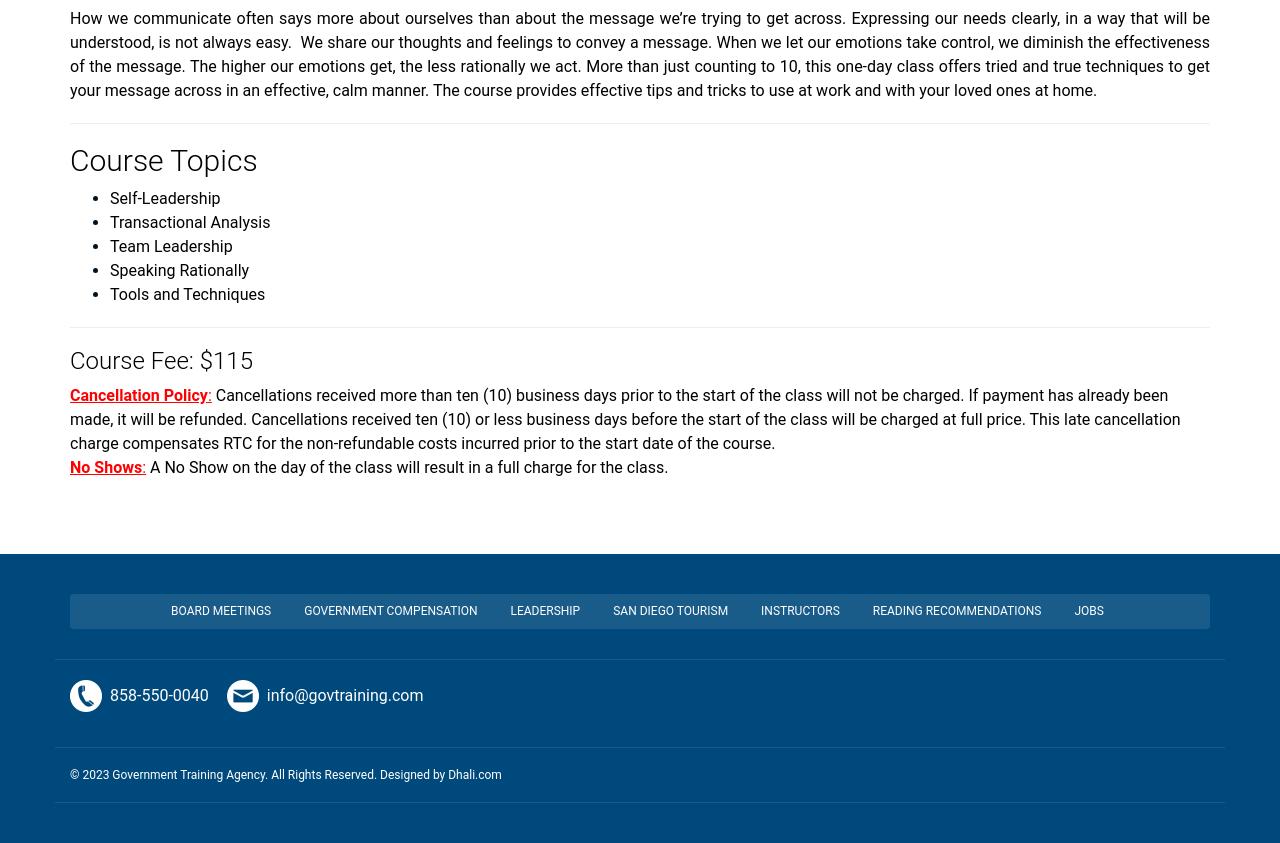 This screenshot has width=1280, height=843. Describe the element at coordinates (545, 610) in the screenshot. I see `'Leadership'` at that location.